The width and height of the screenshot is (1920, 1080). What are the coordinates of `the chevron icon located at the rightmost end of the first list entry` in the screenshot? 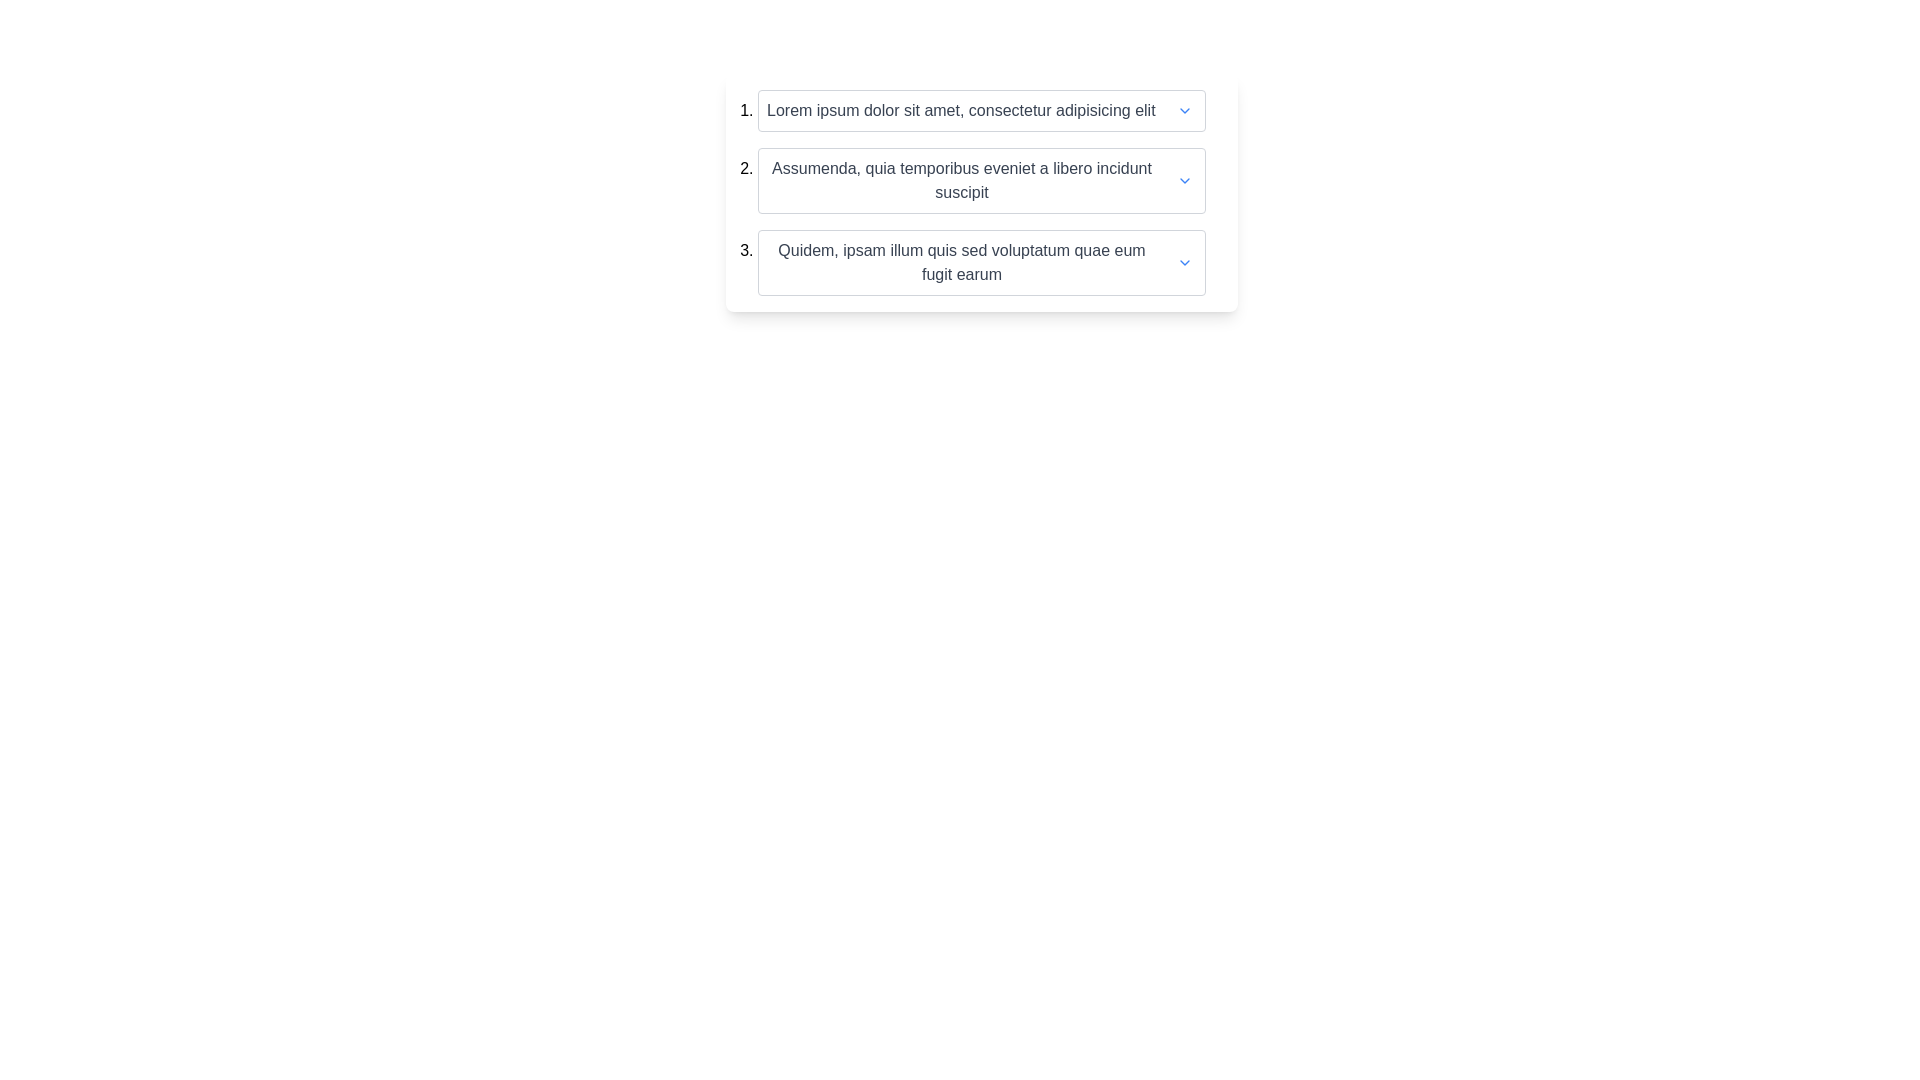 It's located at (1185, 111).